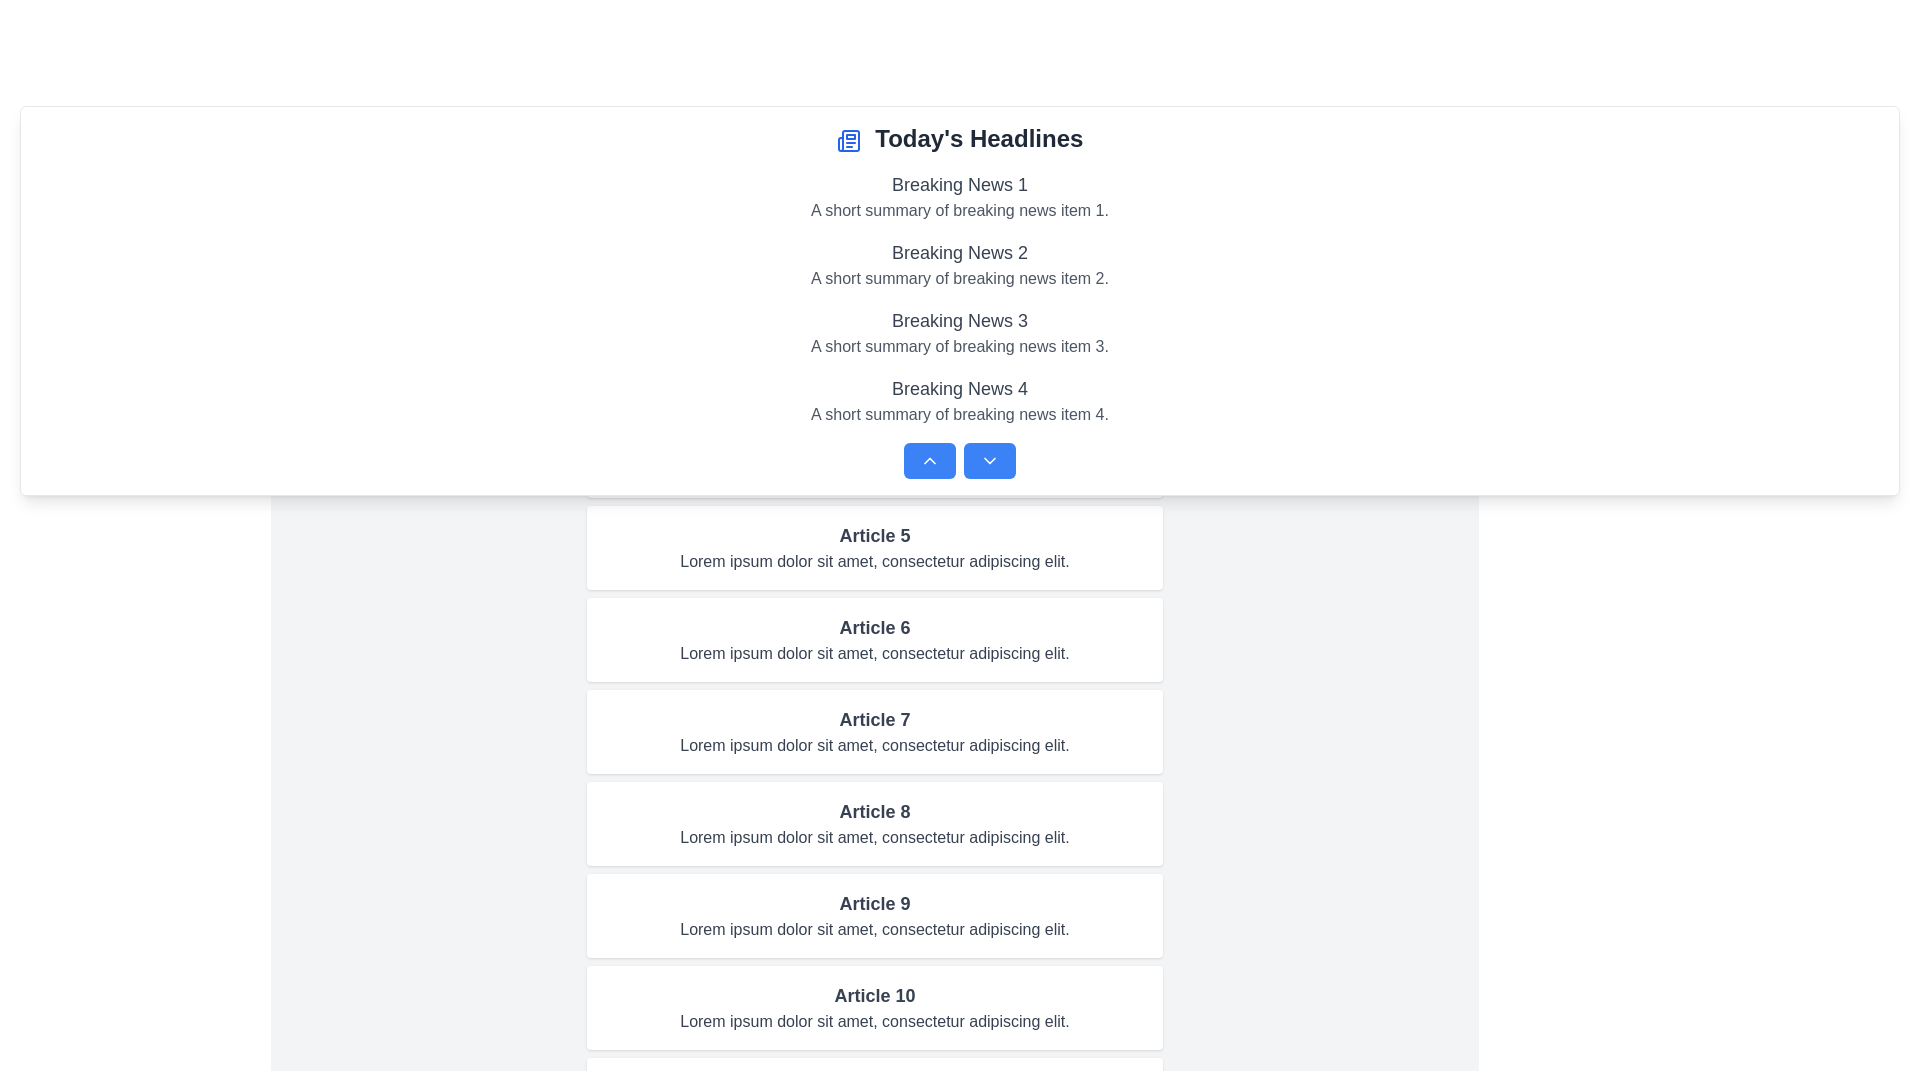 Image resolution: width=1920 pixels, height=1080 pixels. I want to click on the first news item text block displaying 'Breaking News 1', so click(960, 196).